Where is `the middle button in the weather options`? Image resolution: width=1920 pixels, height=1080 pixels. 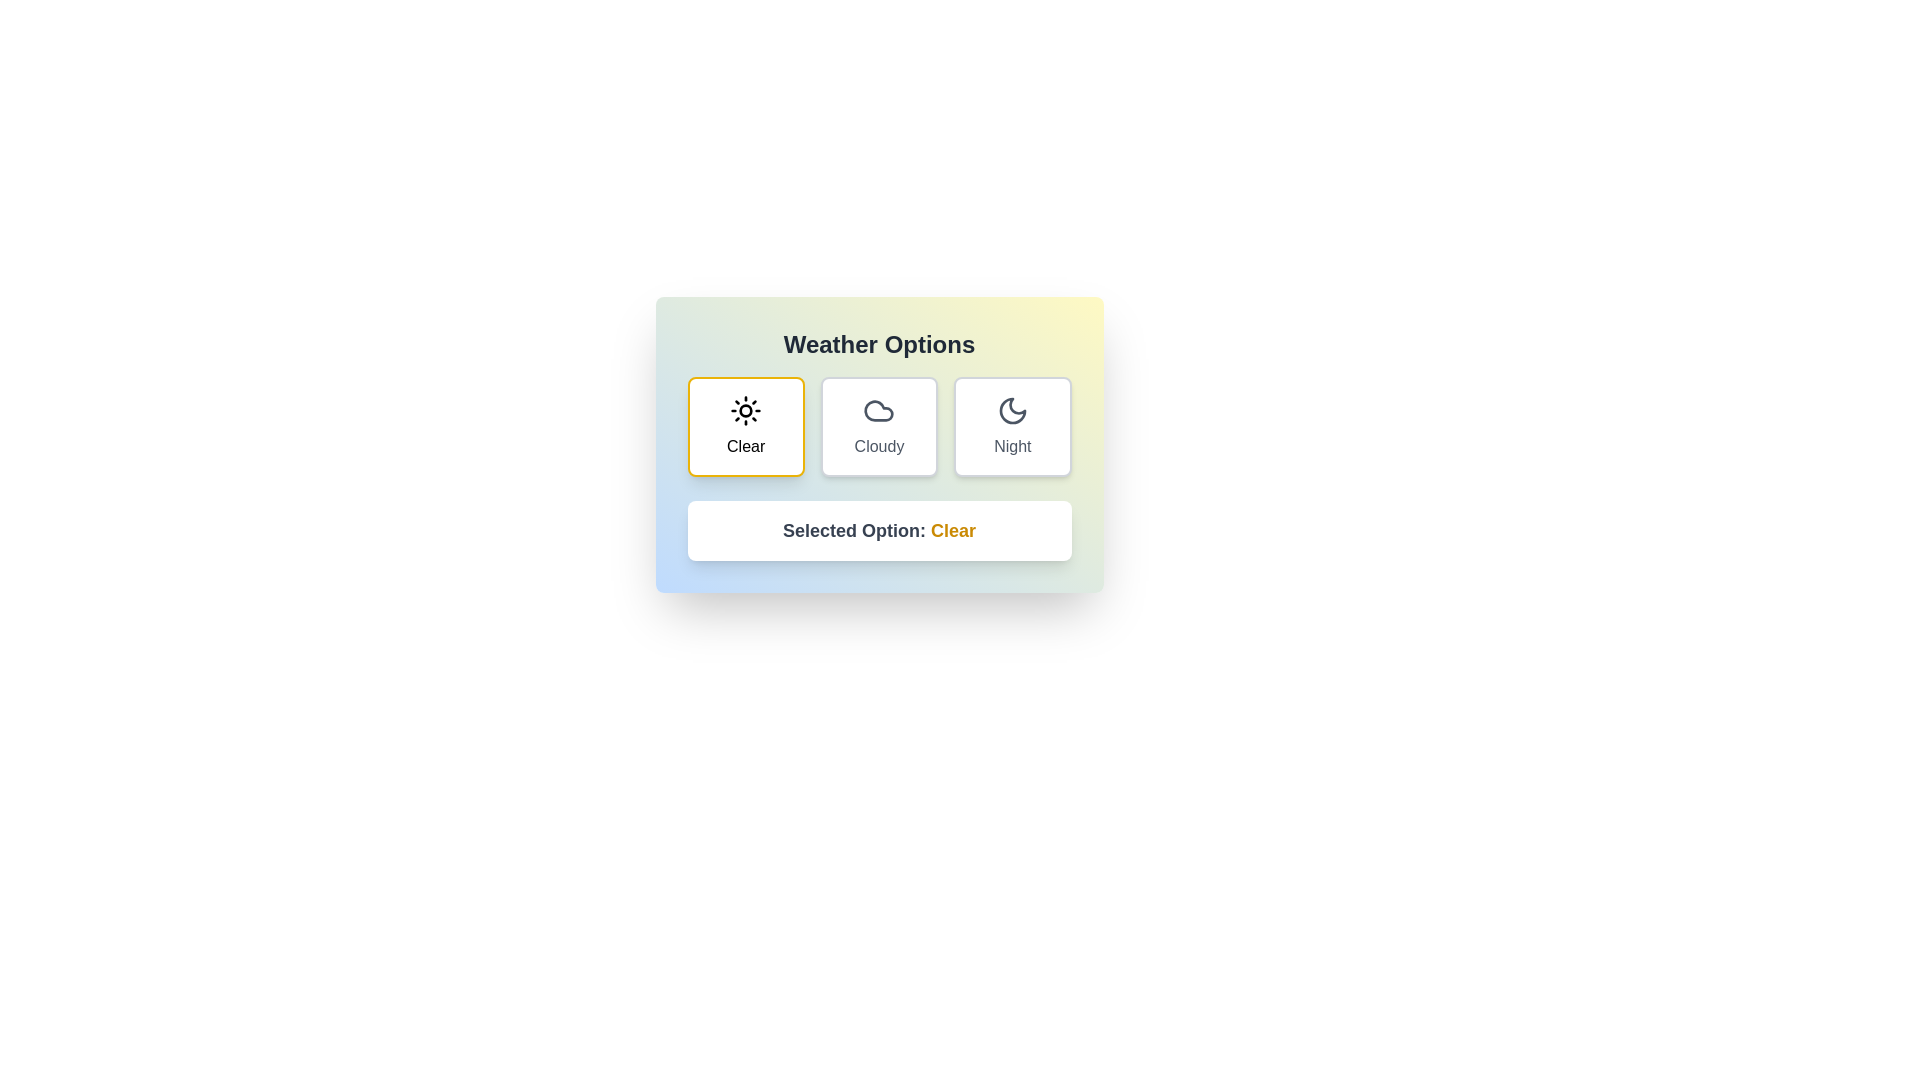 the middle button in the weather options is located at coordinates (879, 426).